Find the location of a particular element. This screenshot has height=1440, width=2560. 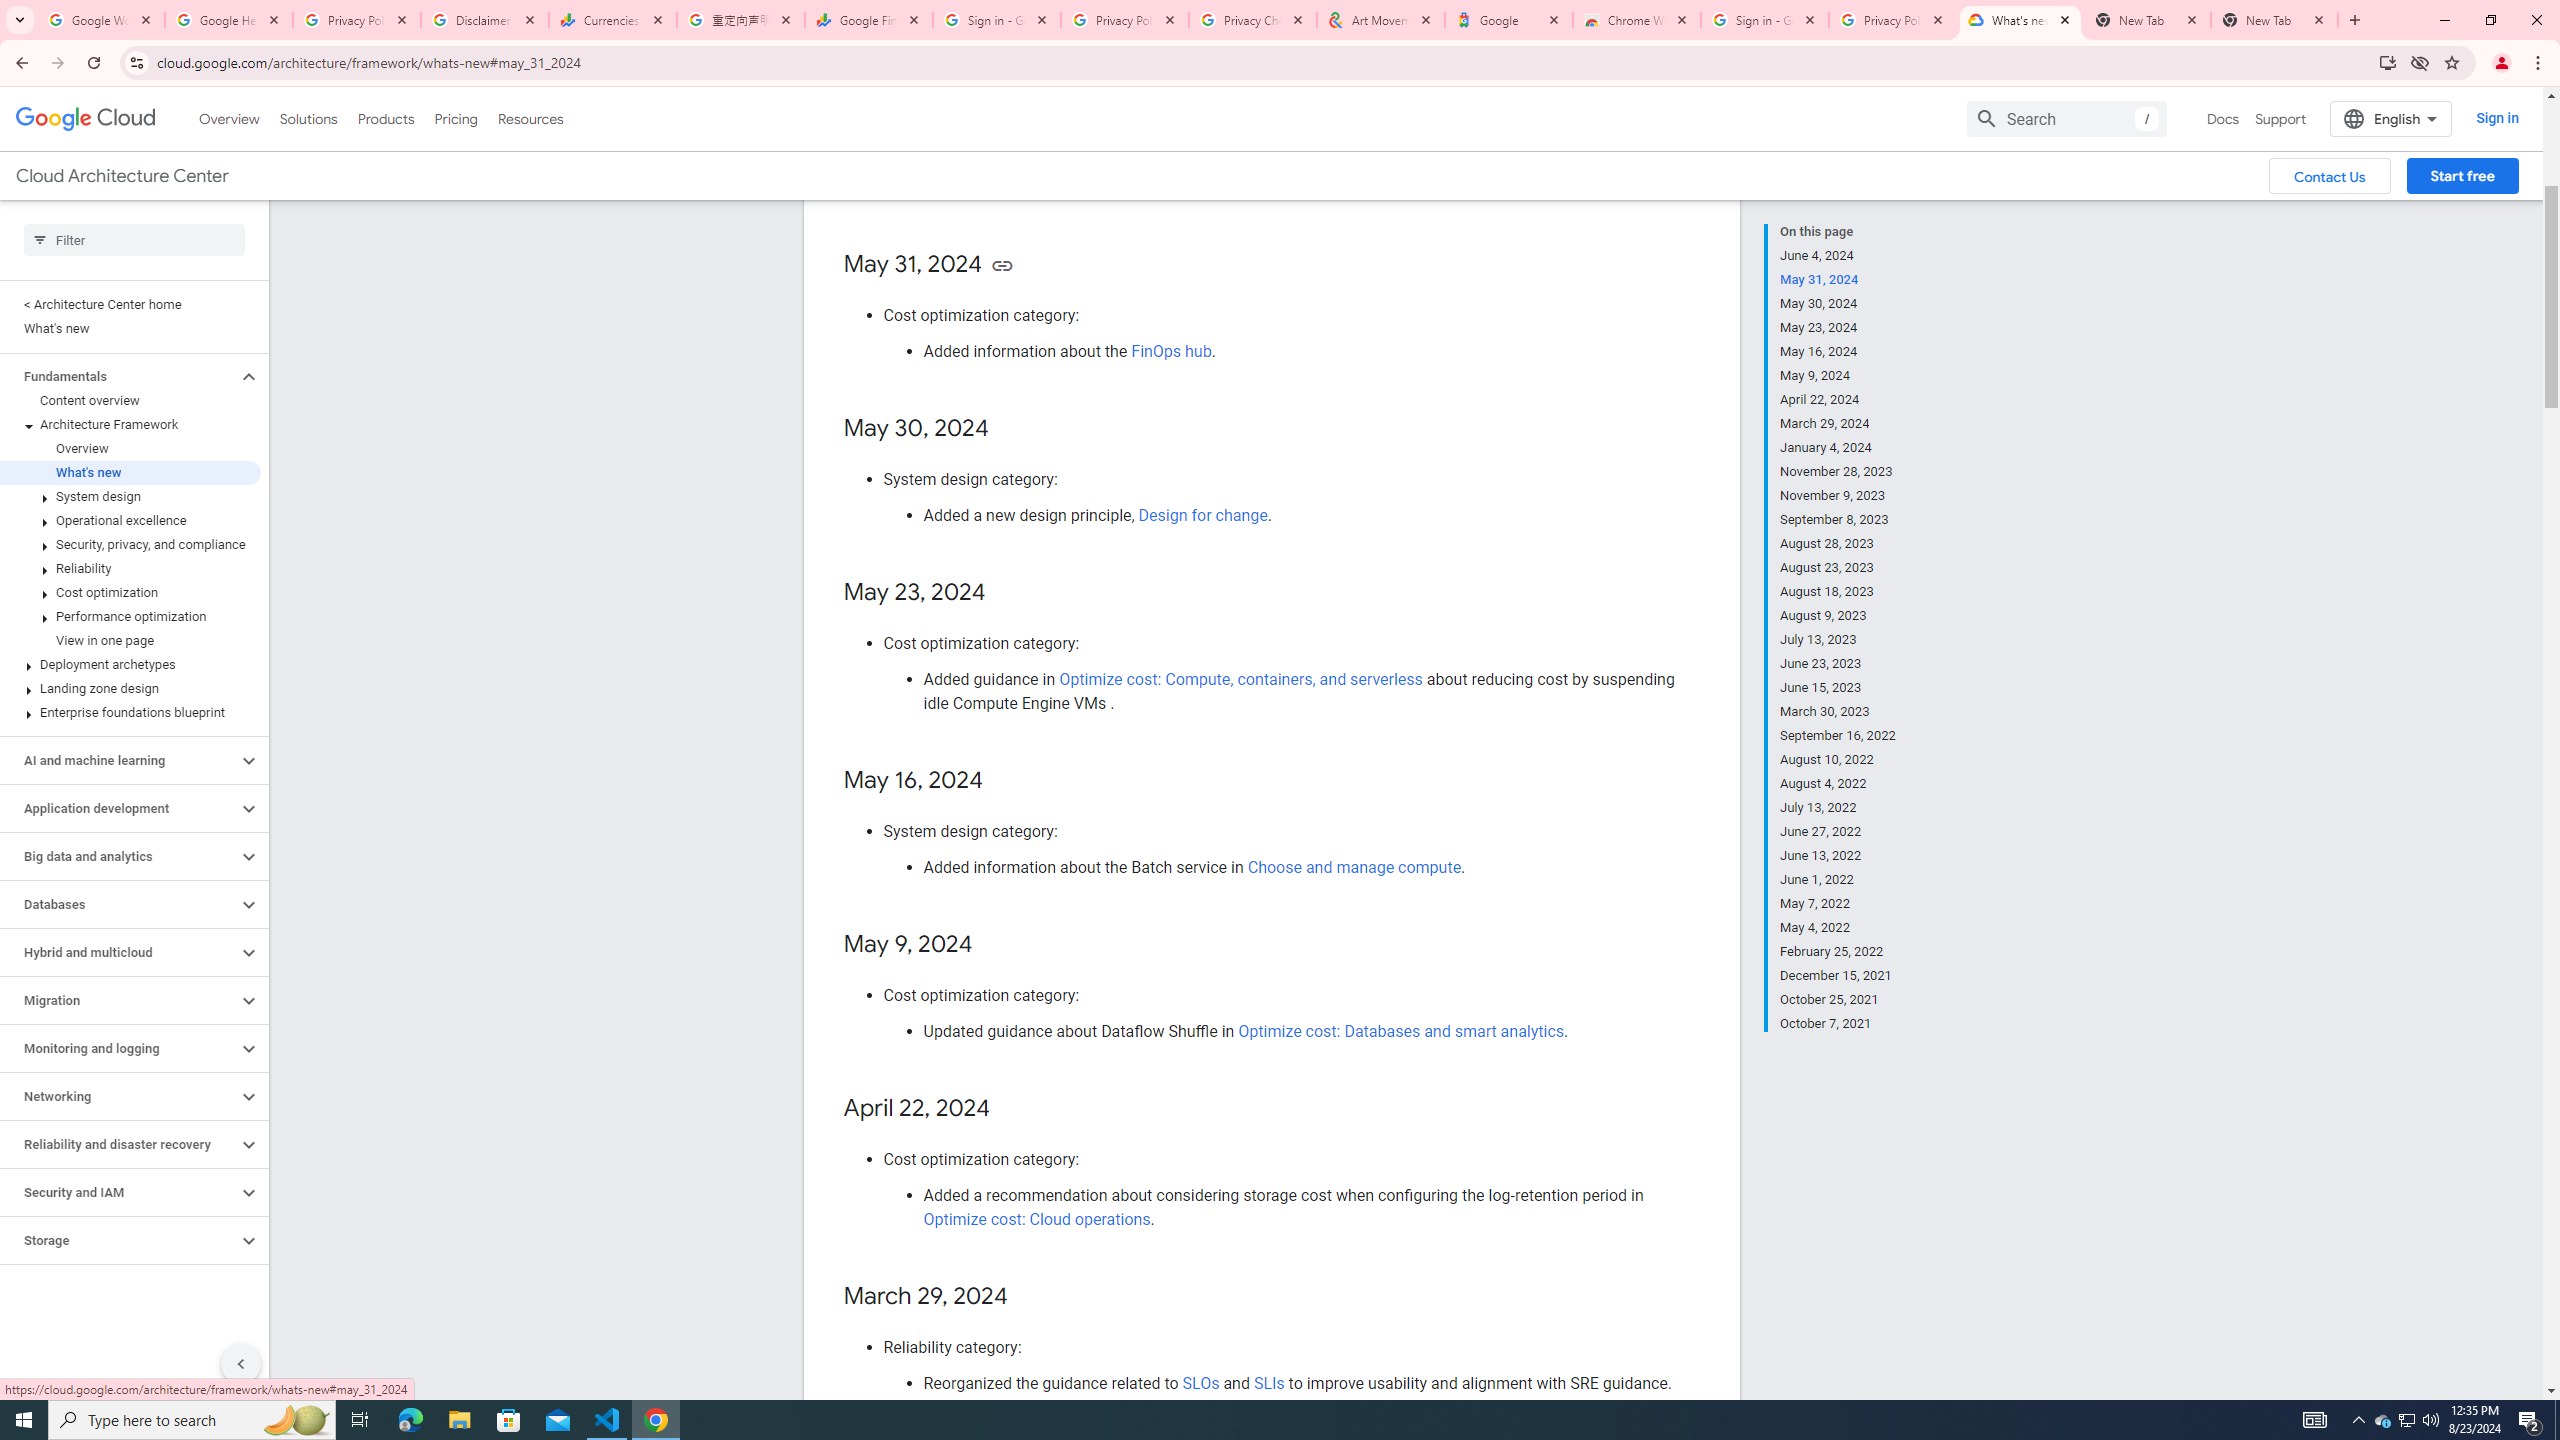

'Privacy Checkup' is located at coordinates (1252, 19).